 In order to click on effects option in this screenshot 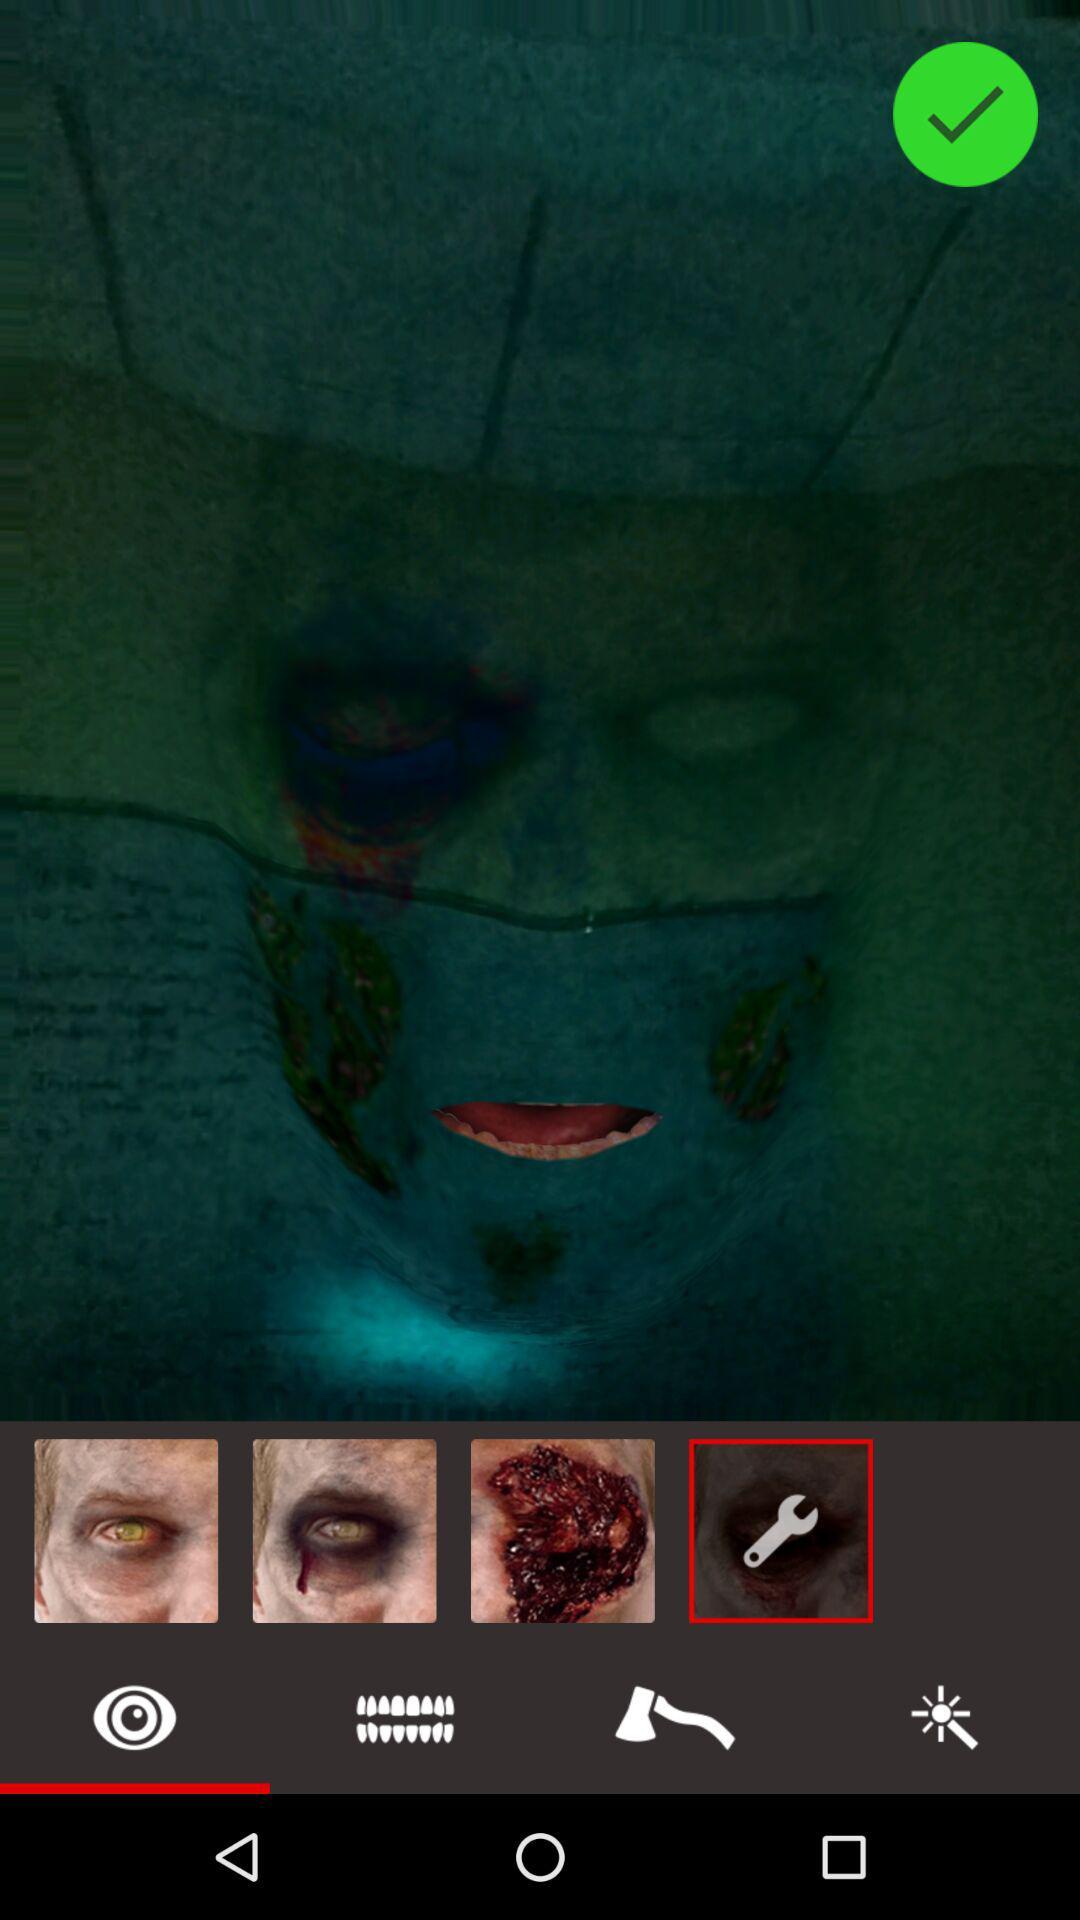, I will do `click(675, 1716)`.